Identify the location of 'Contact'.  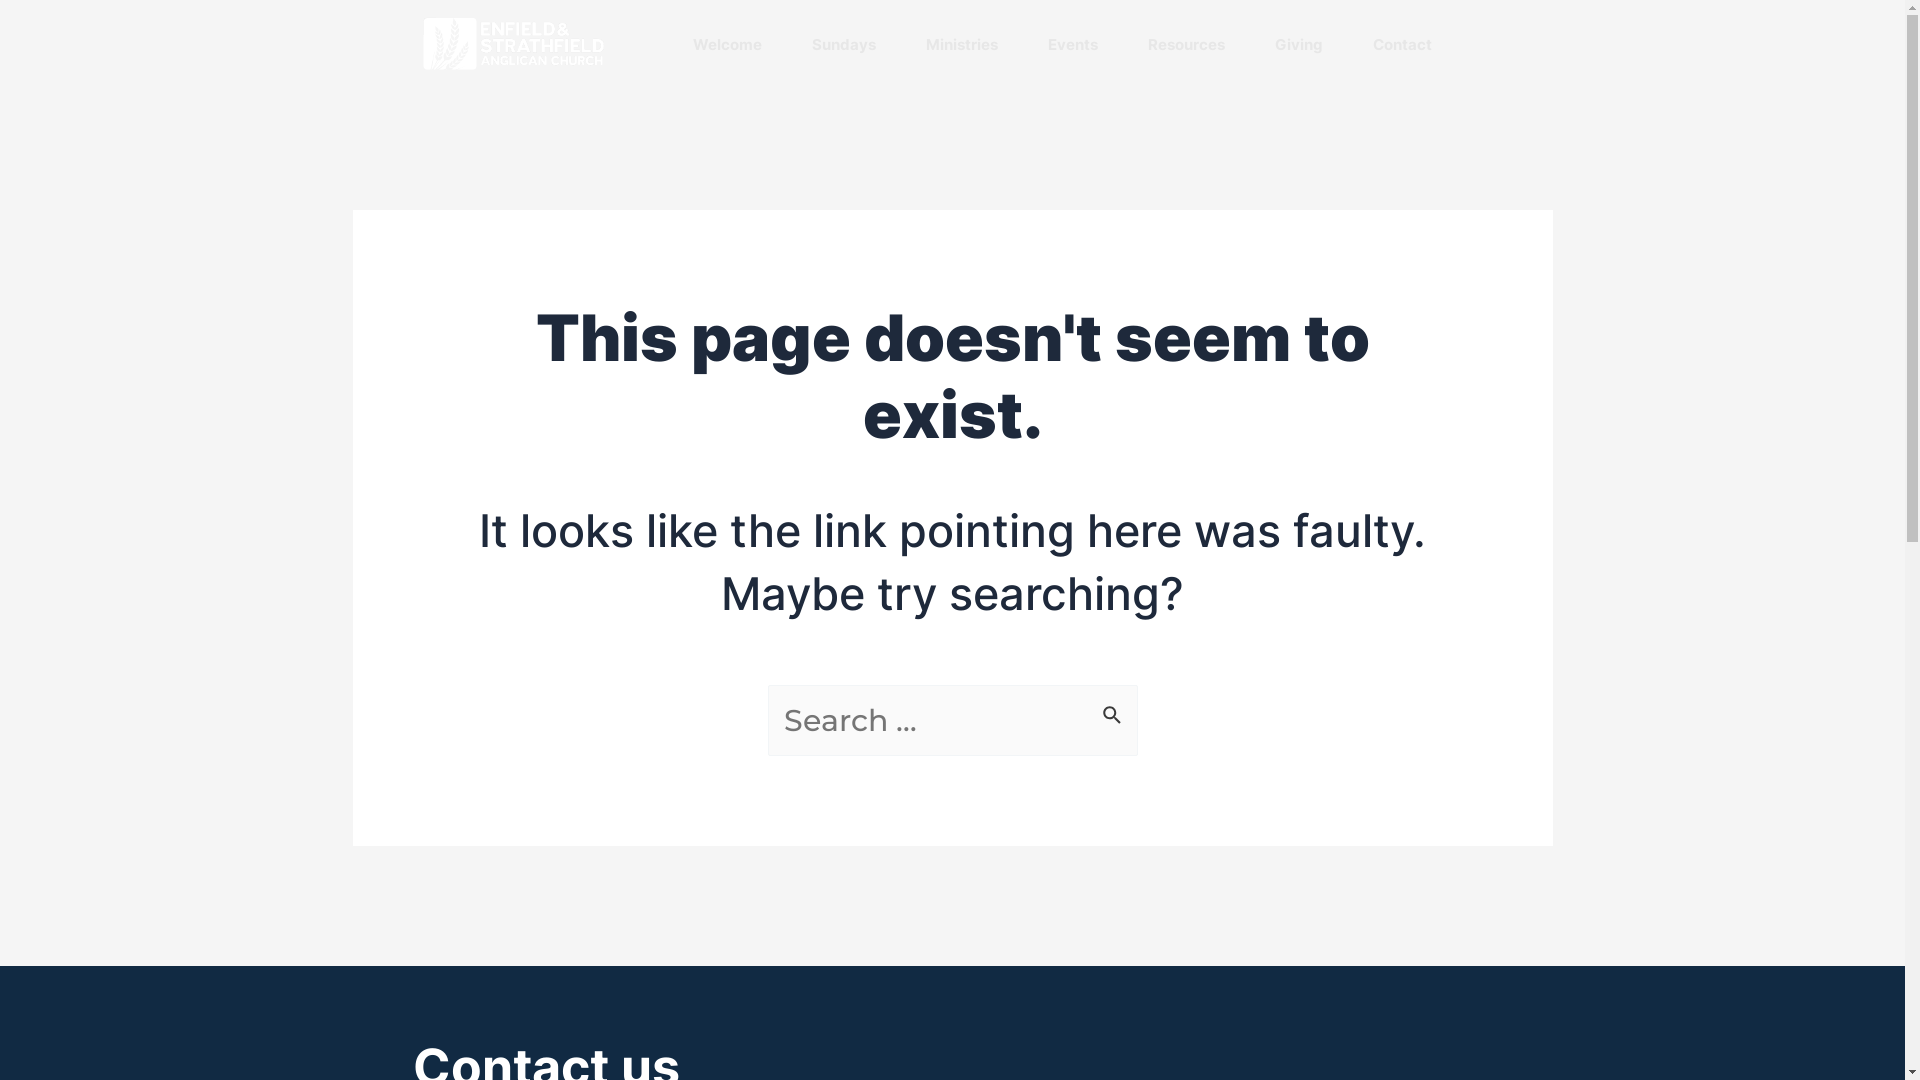
(1400, 44).